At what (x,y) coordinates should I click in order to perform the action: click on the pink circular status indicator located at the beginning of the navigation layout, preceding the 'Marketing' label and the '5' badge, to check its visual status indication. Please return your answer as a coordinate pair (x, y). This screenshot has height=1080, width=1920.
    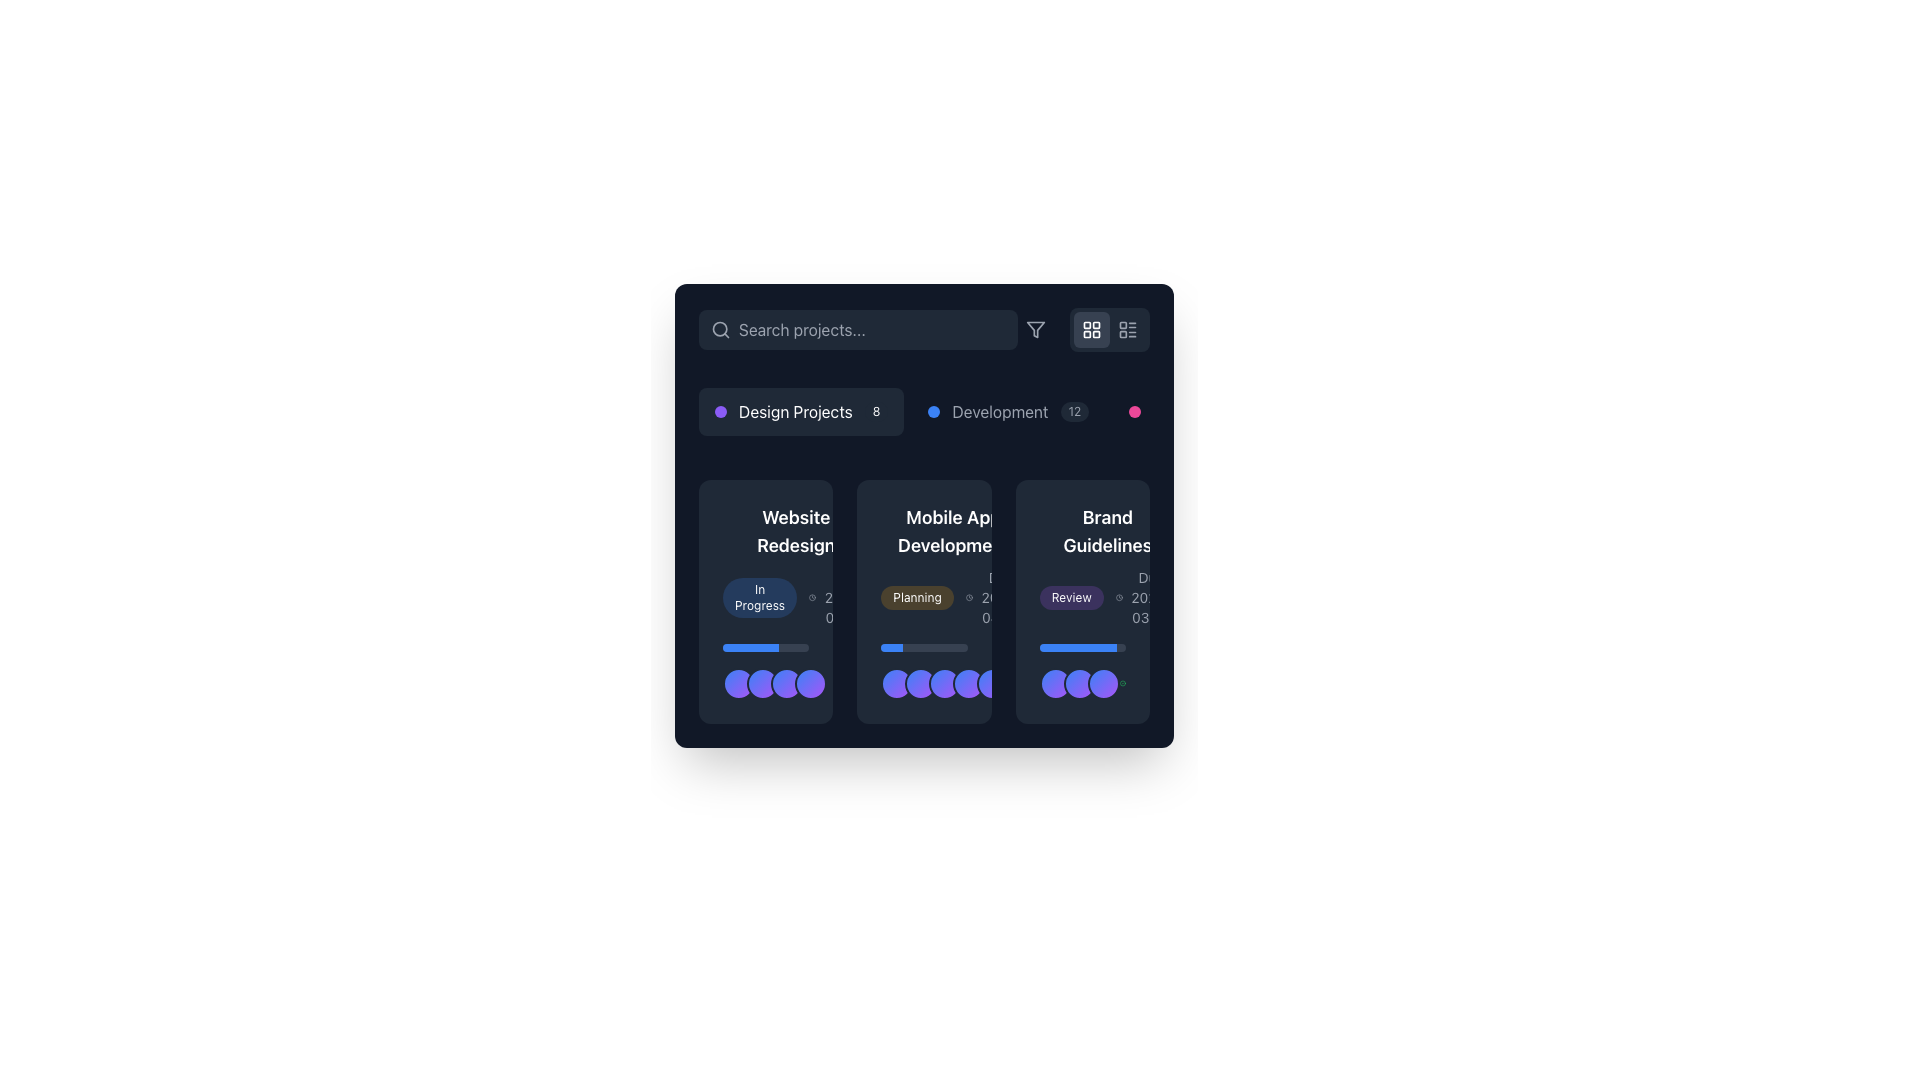
    Looking at the image, I should click on (1135, 411).